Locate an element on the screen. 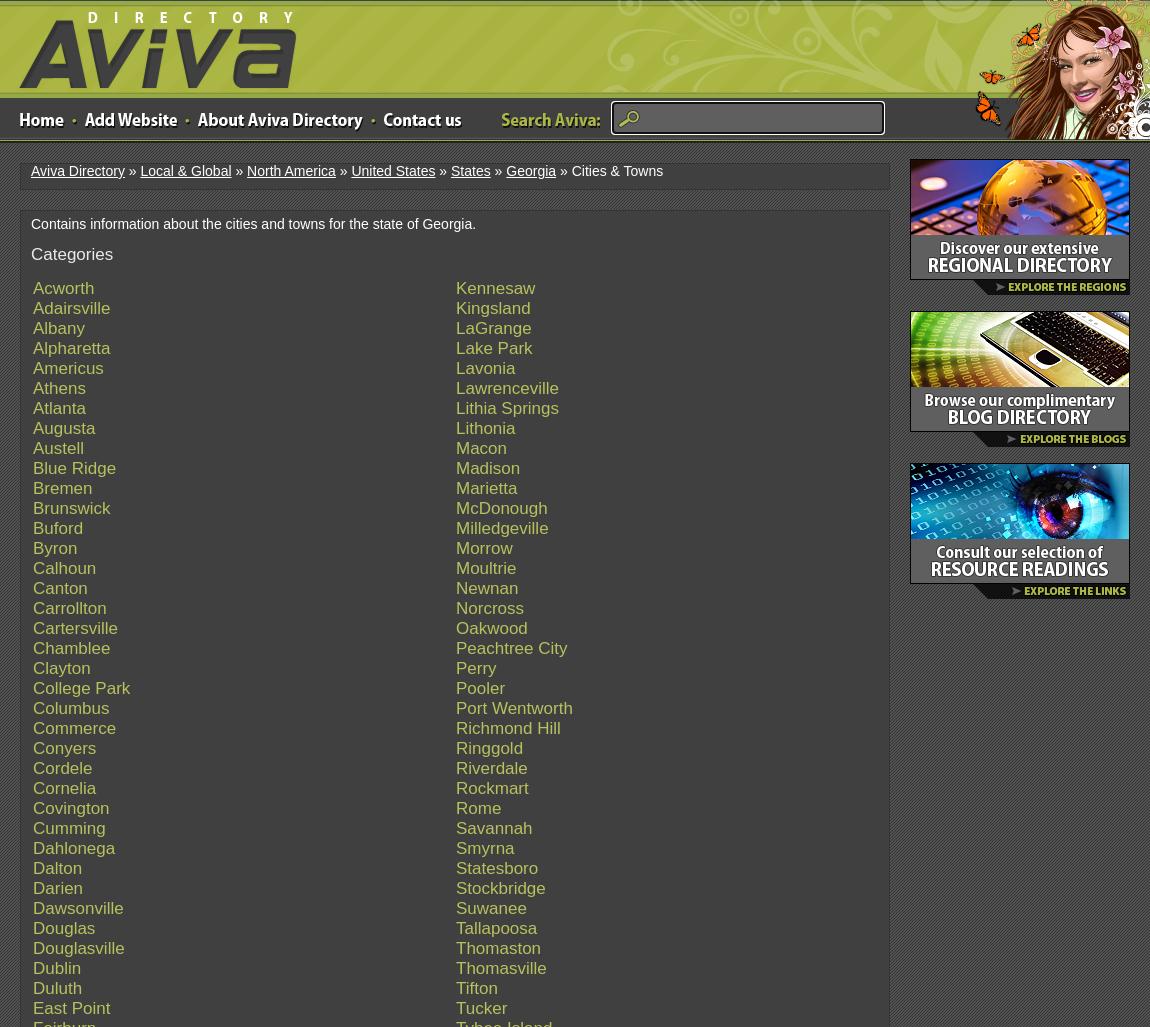 The image size is (1150, 1027). 'Athens' is located at coordinates (57, 388).